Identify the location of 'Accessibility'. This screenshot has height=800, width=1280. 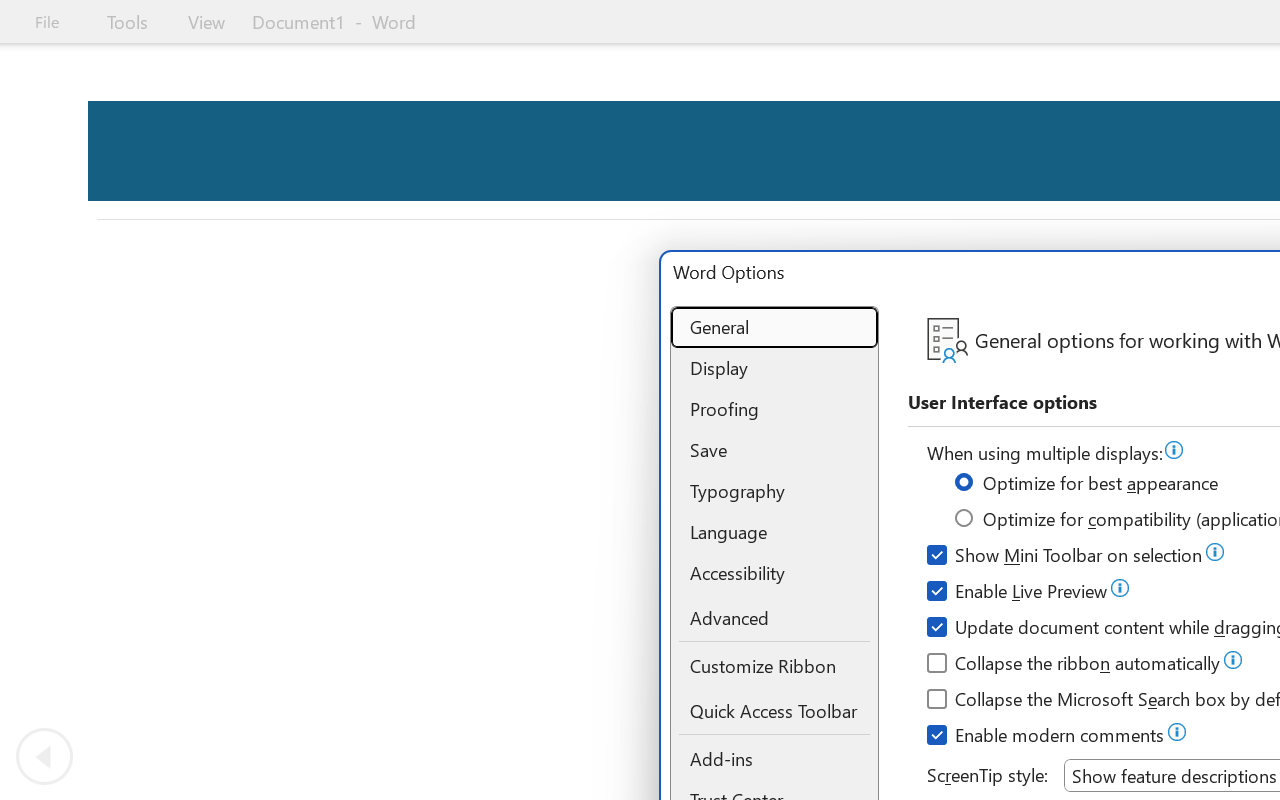
(773, 572).